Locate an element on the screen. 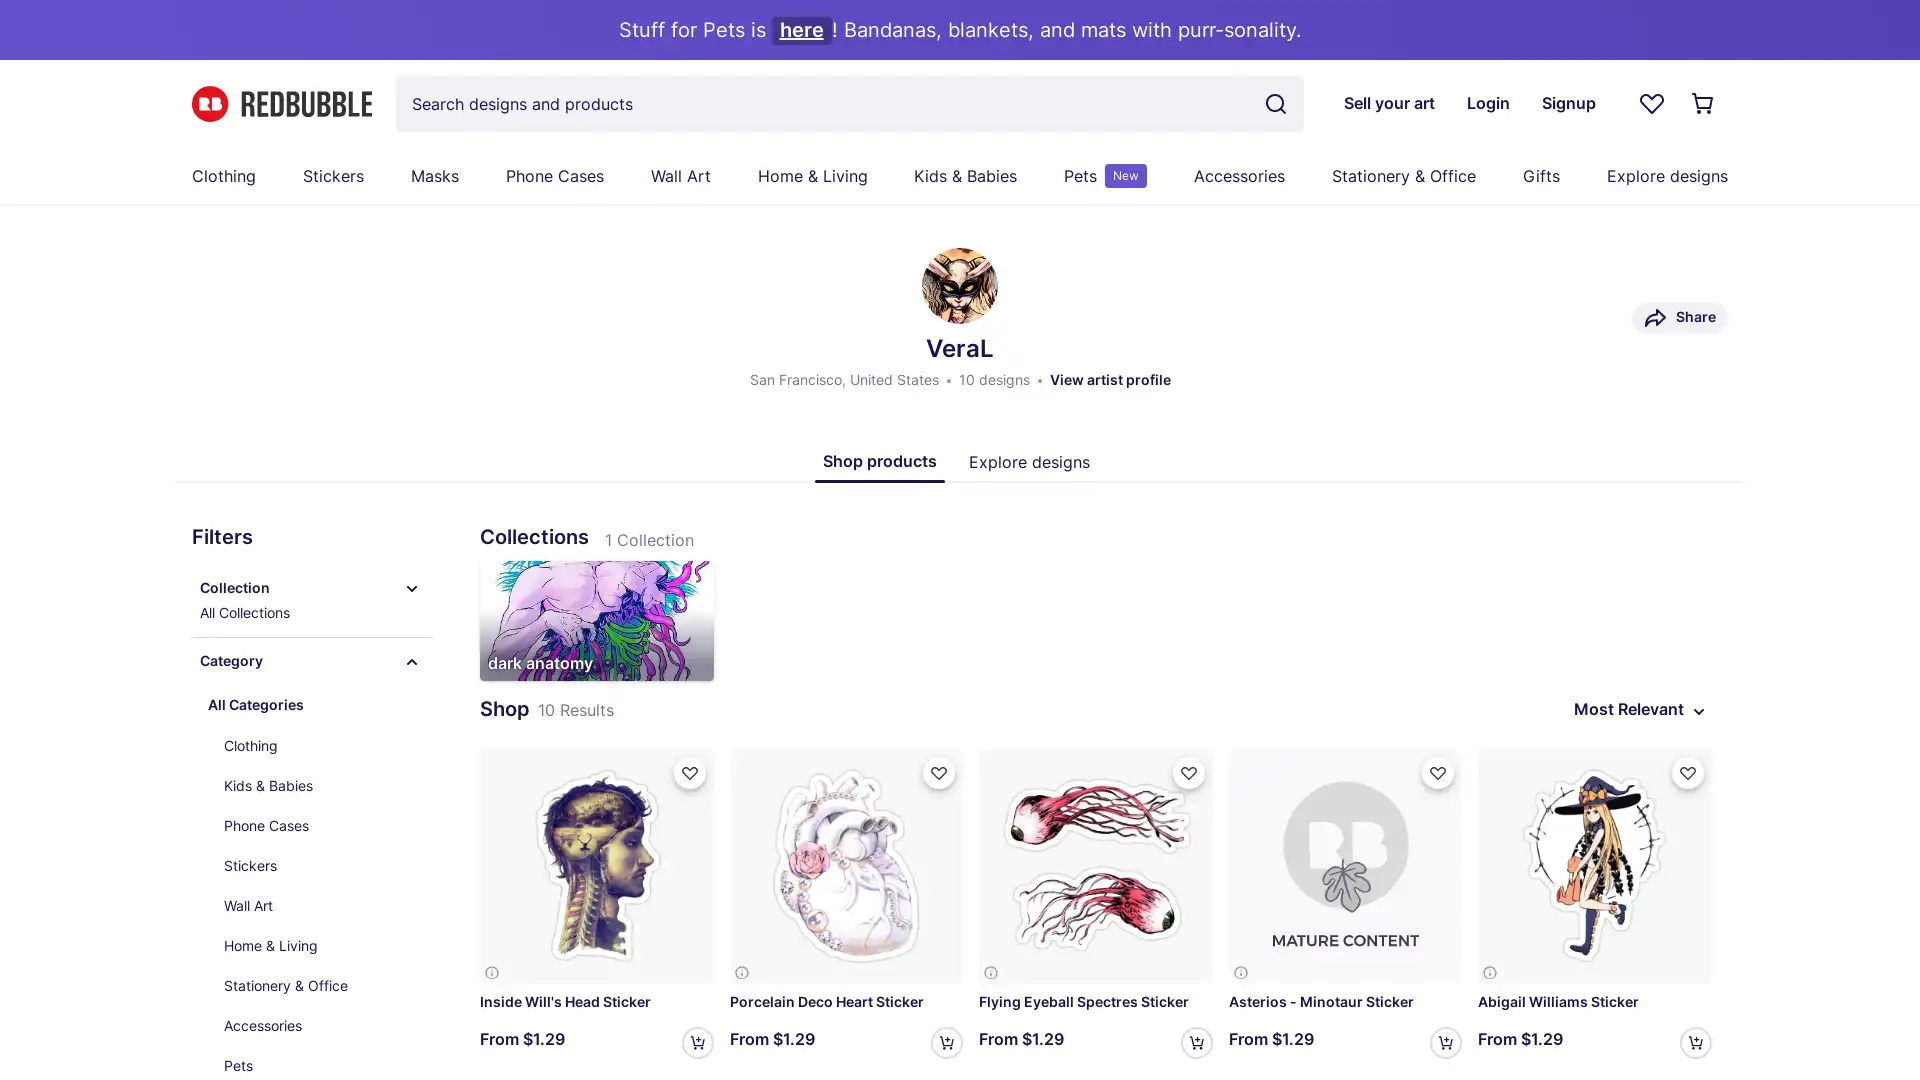 The width and height of the screenshot is (1920, 1080). Wall Art is located at coordinates (320, 906).